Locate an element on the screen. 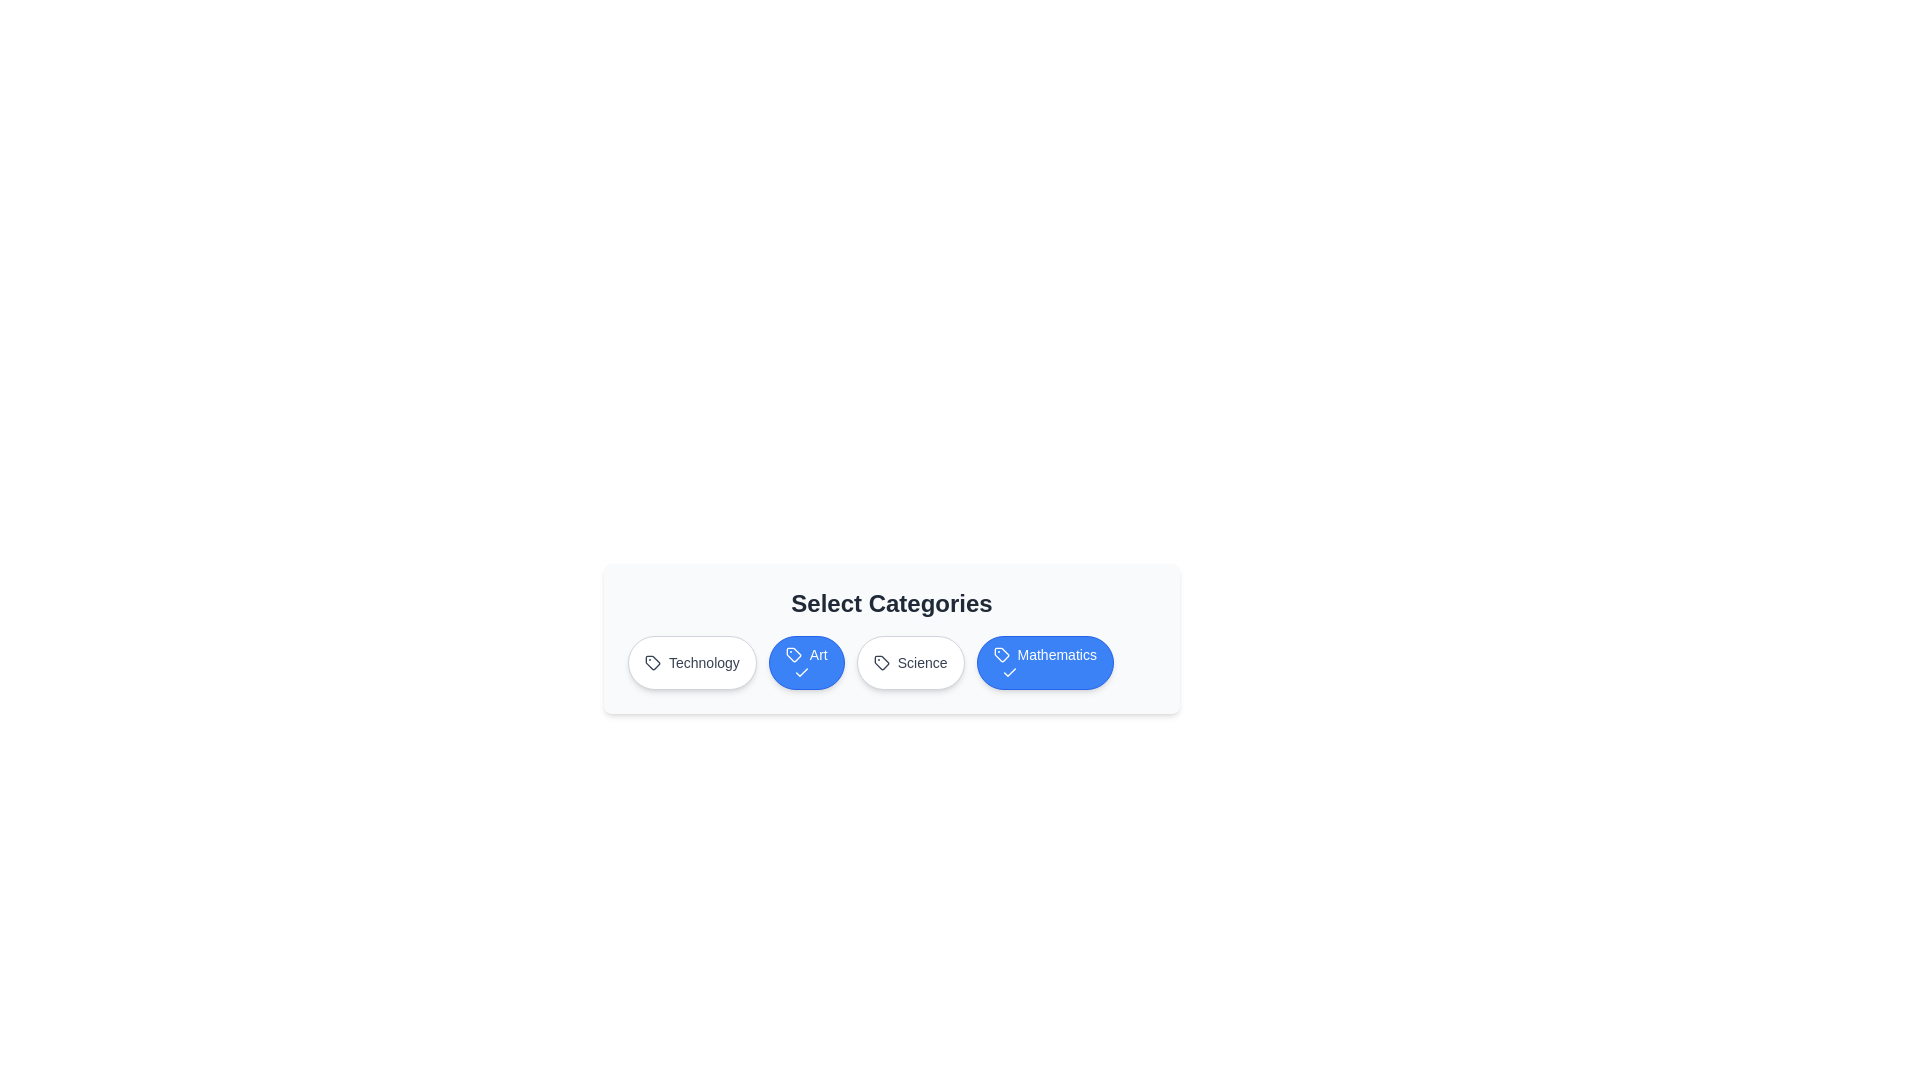 This screenshot has height=1080, width=1920. the category button labeled 'Art' is located at coordinates (806, 663).